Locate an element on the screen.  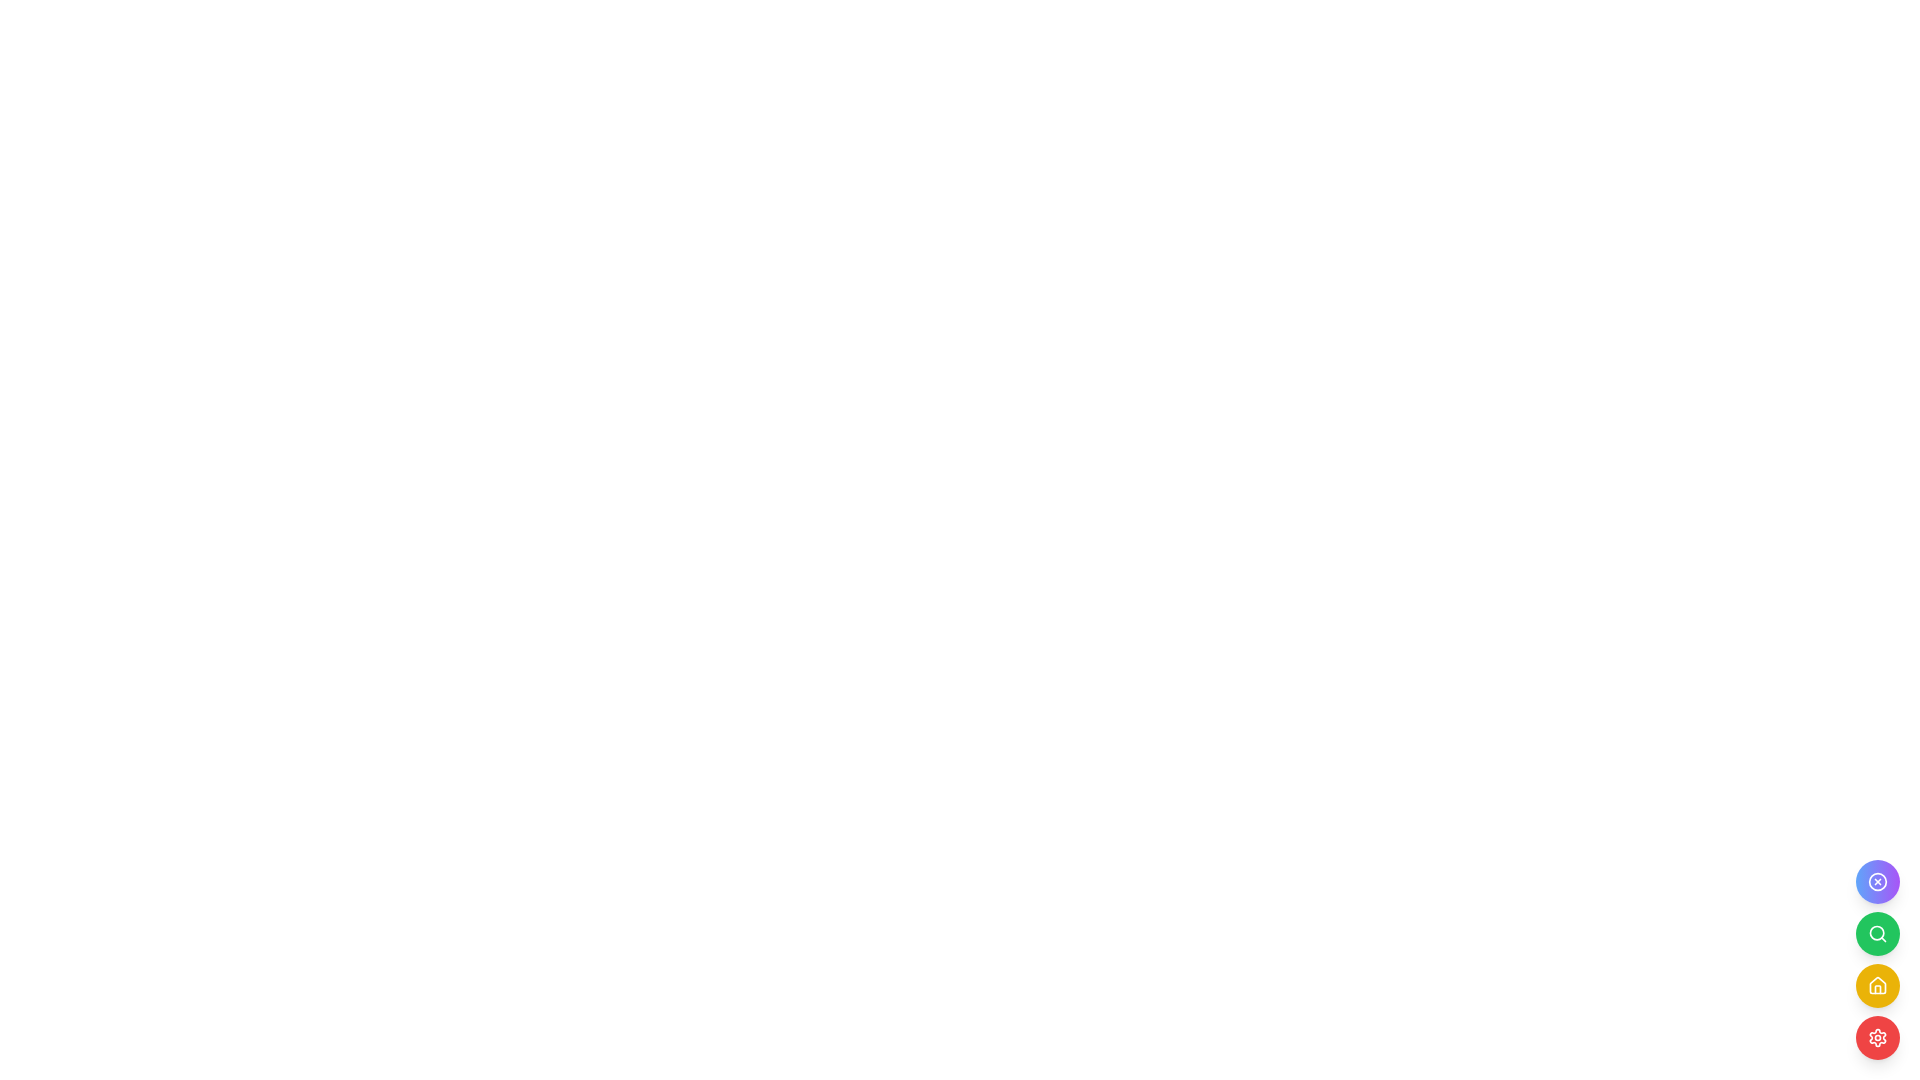
the icon or graphical marker located near the second item in a vertical list of circular elements along the right side of the interface is located at coordinates (1876, 933).